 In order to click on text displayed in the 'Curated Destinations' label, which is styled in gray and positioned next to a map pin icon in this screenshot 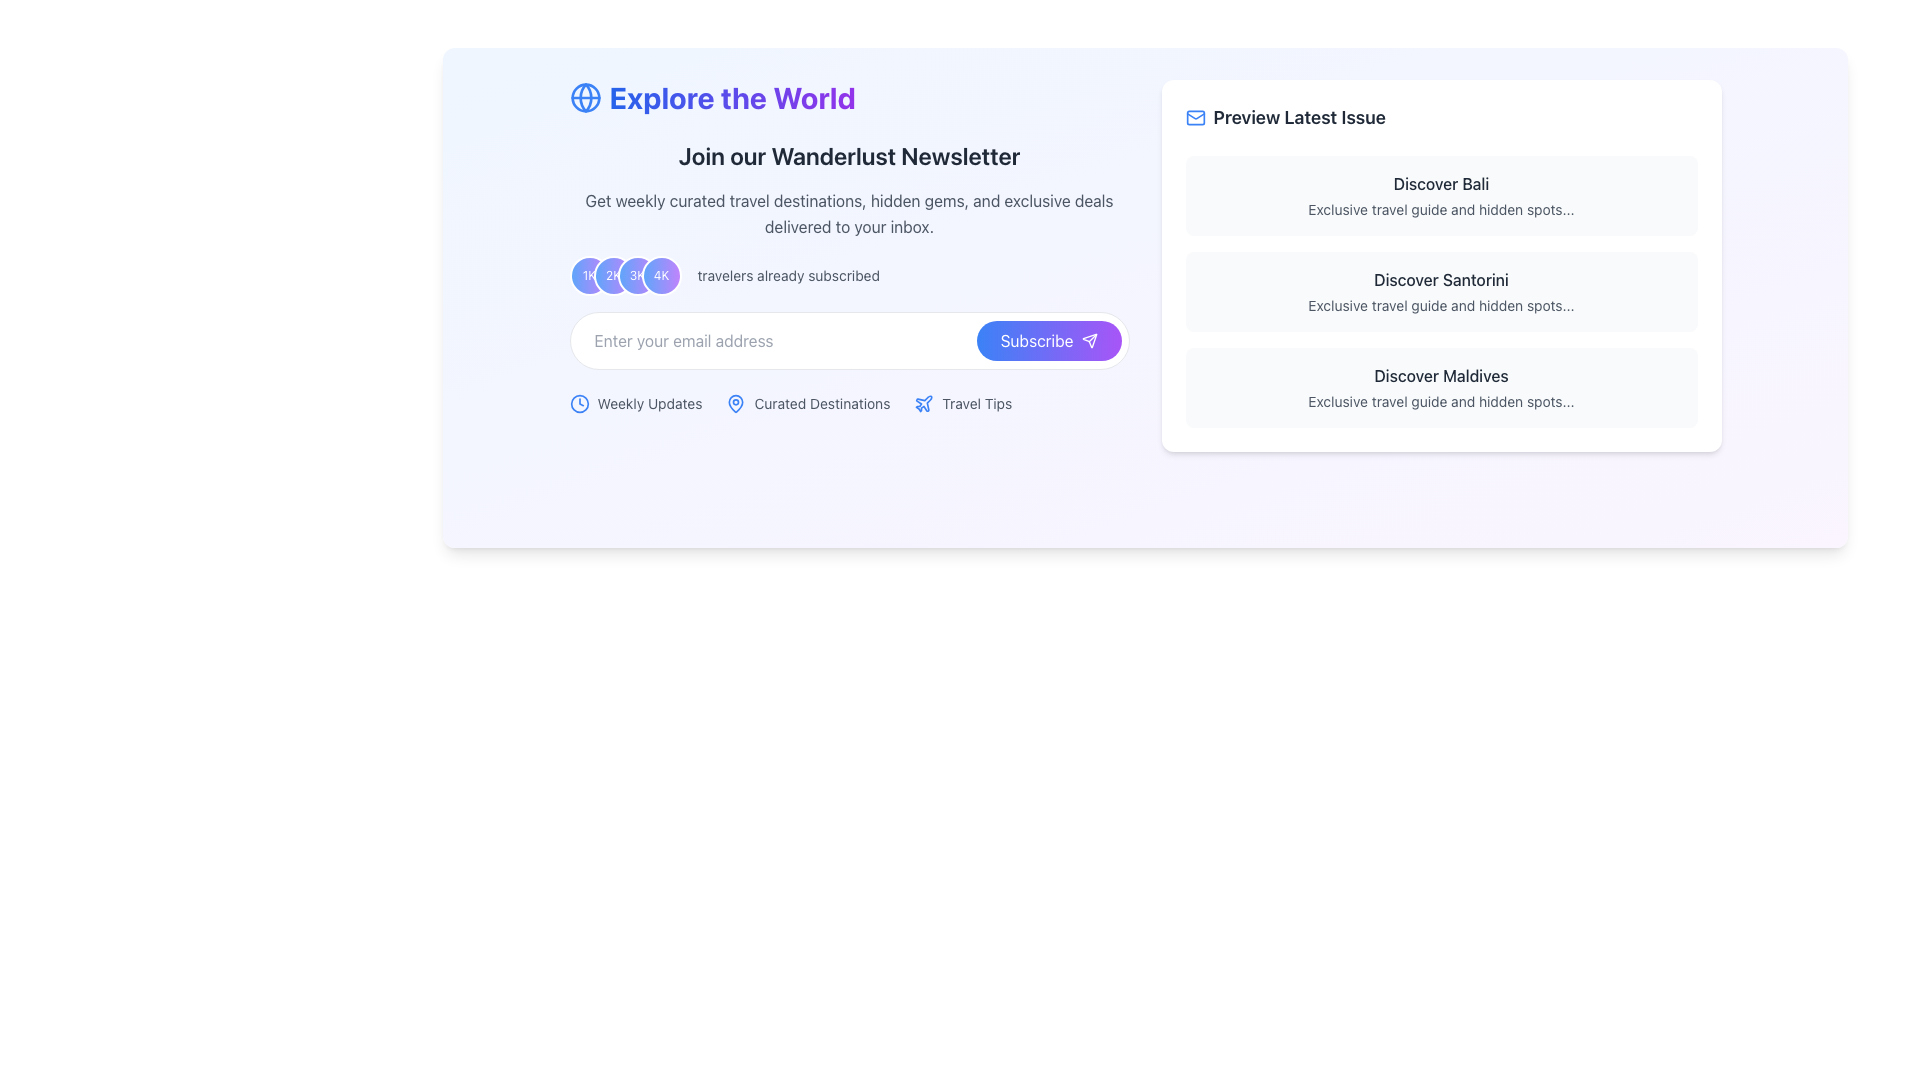, I will do `click(822, 404)`.